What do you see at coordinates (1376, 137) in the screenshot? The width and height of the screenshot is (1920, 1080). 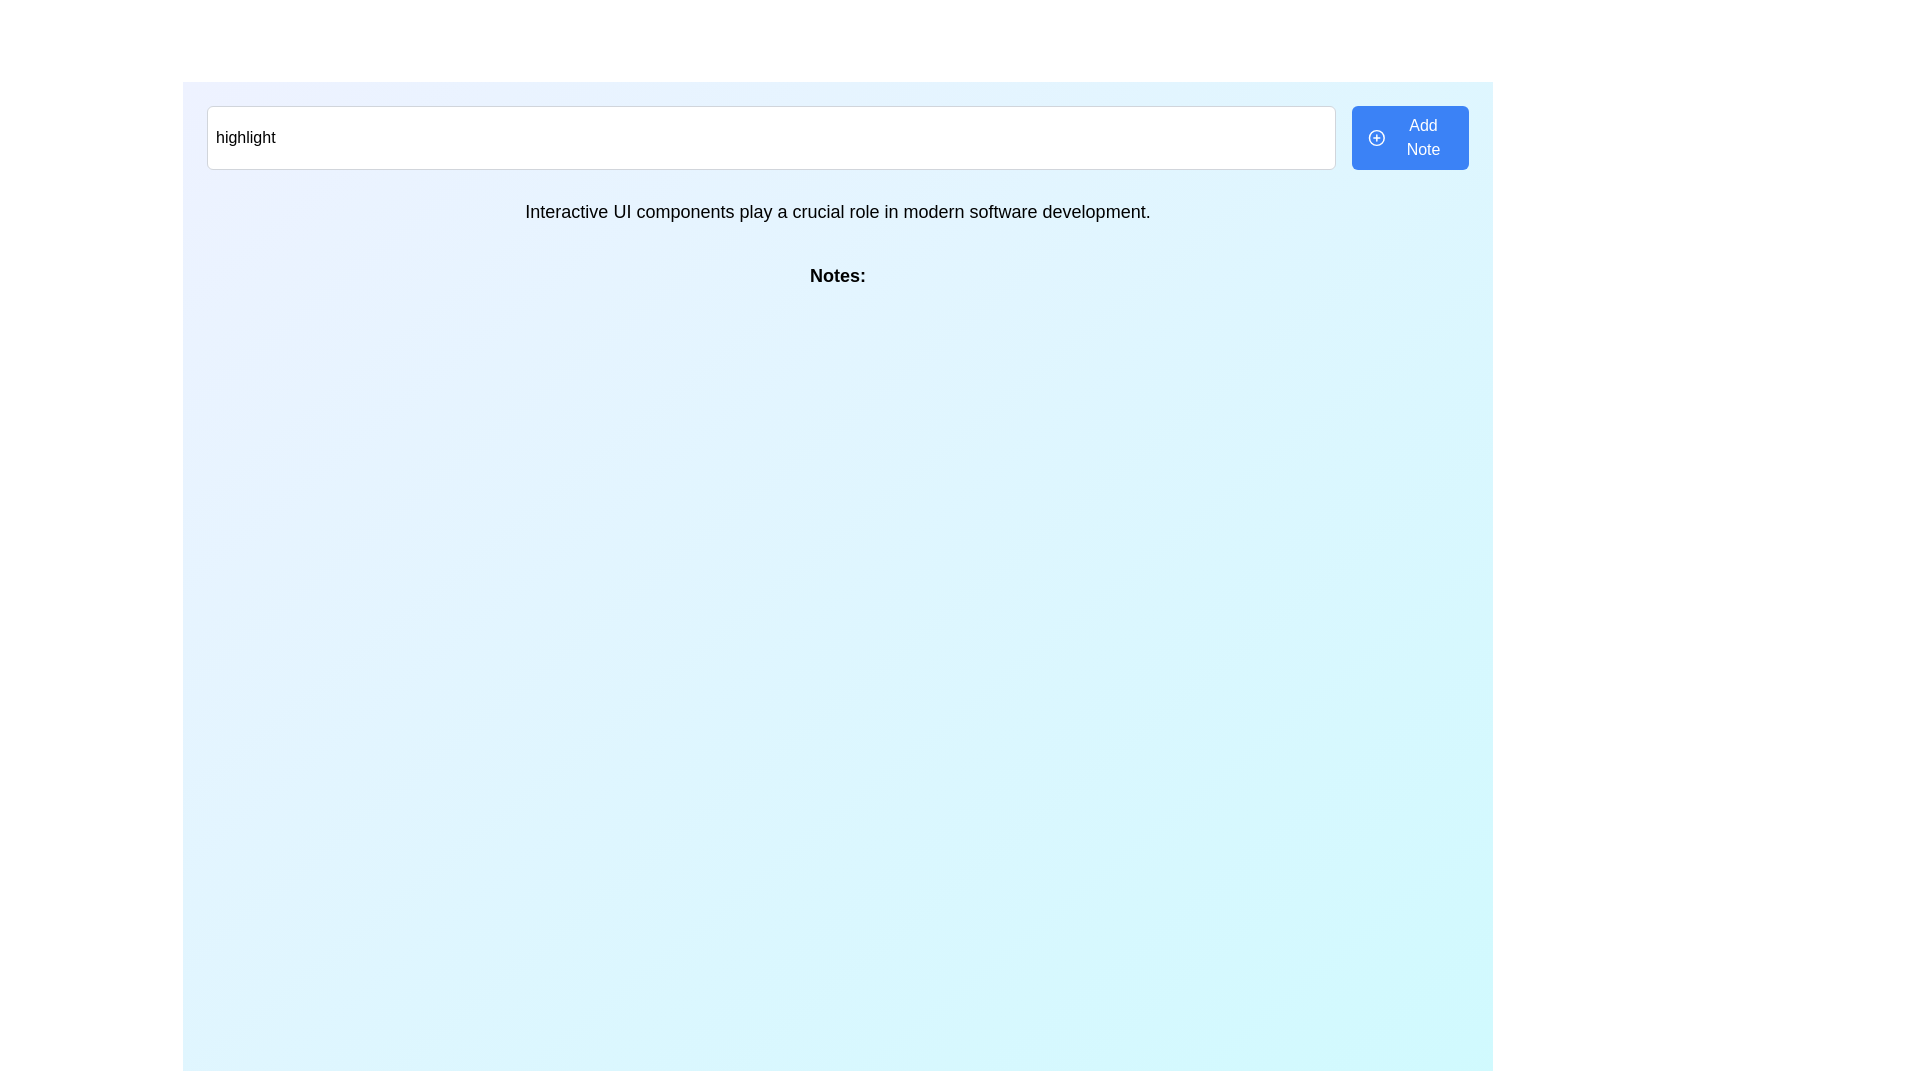 I see `the outer circular part of the plus icon located in the top-right corner of the interface next to the 'Add Note' button` at bounding box center [1376, 137].